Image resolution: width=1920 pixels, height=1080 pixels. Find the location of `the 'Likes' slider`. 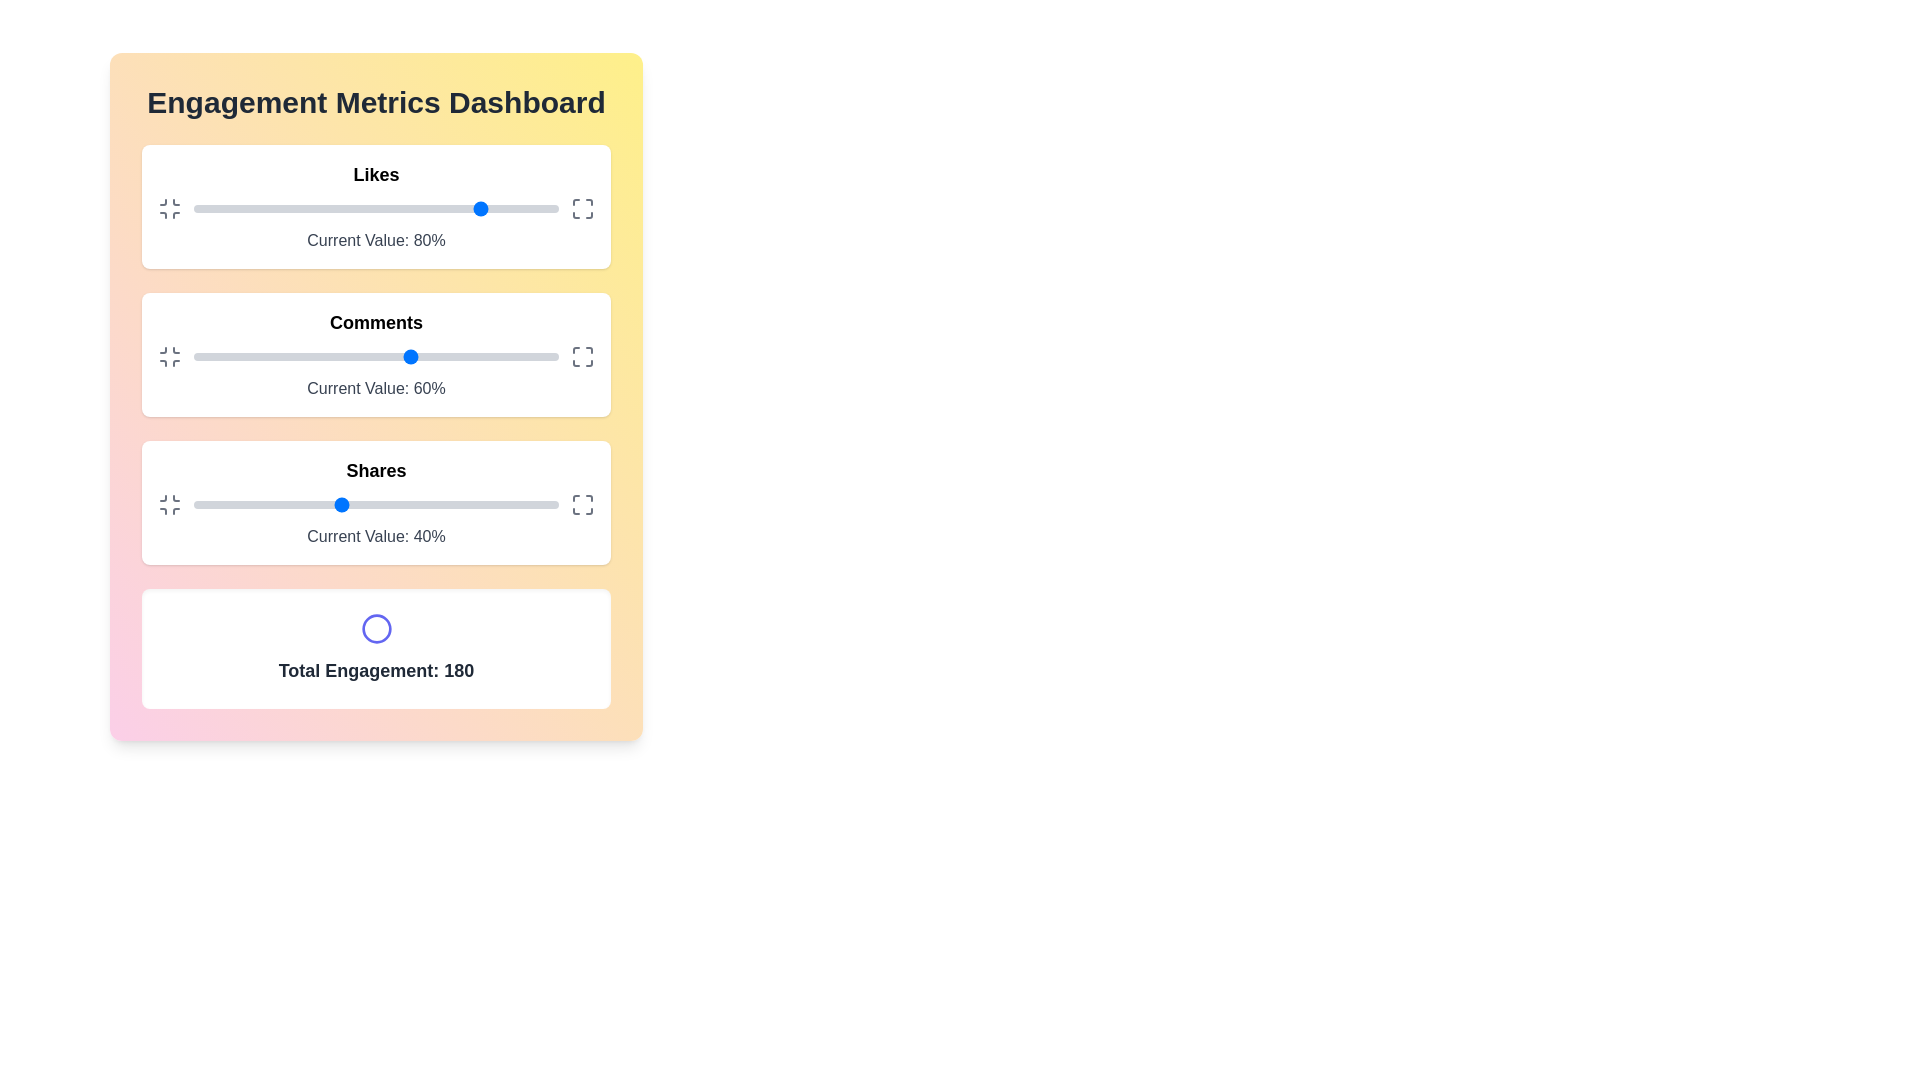

the 'Likes' slider is located at coordinates (258, 208).